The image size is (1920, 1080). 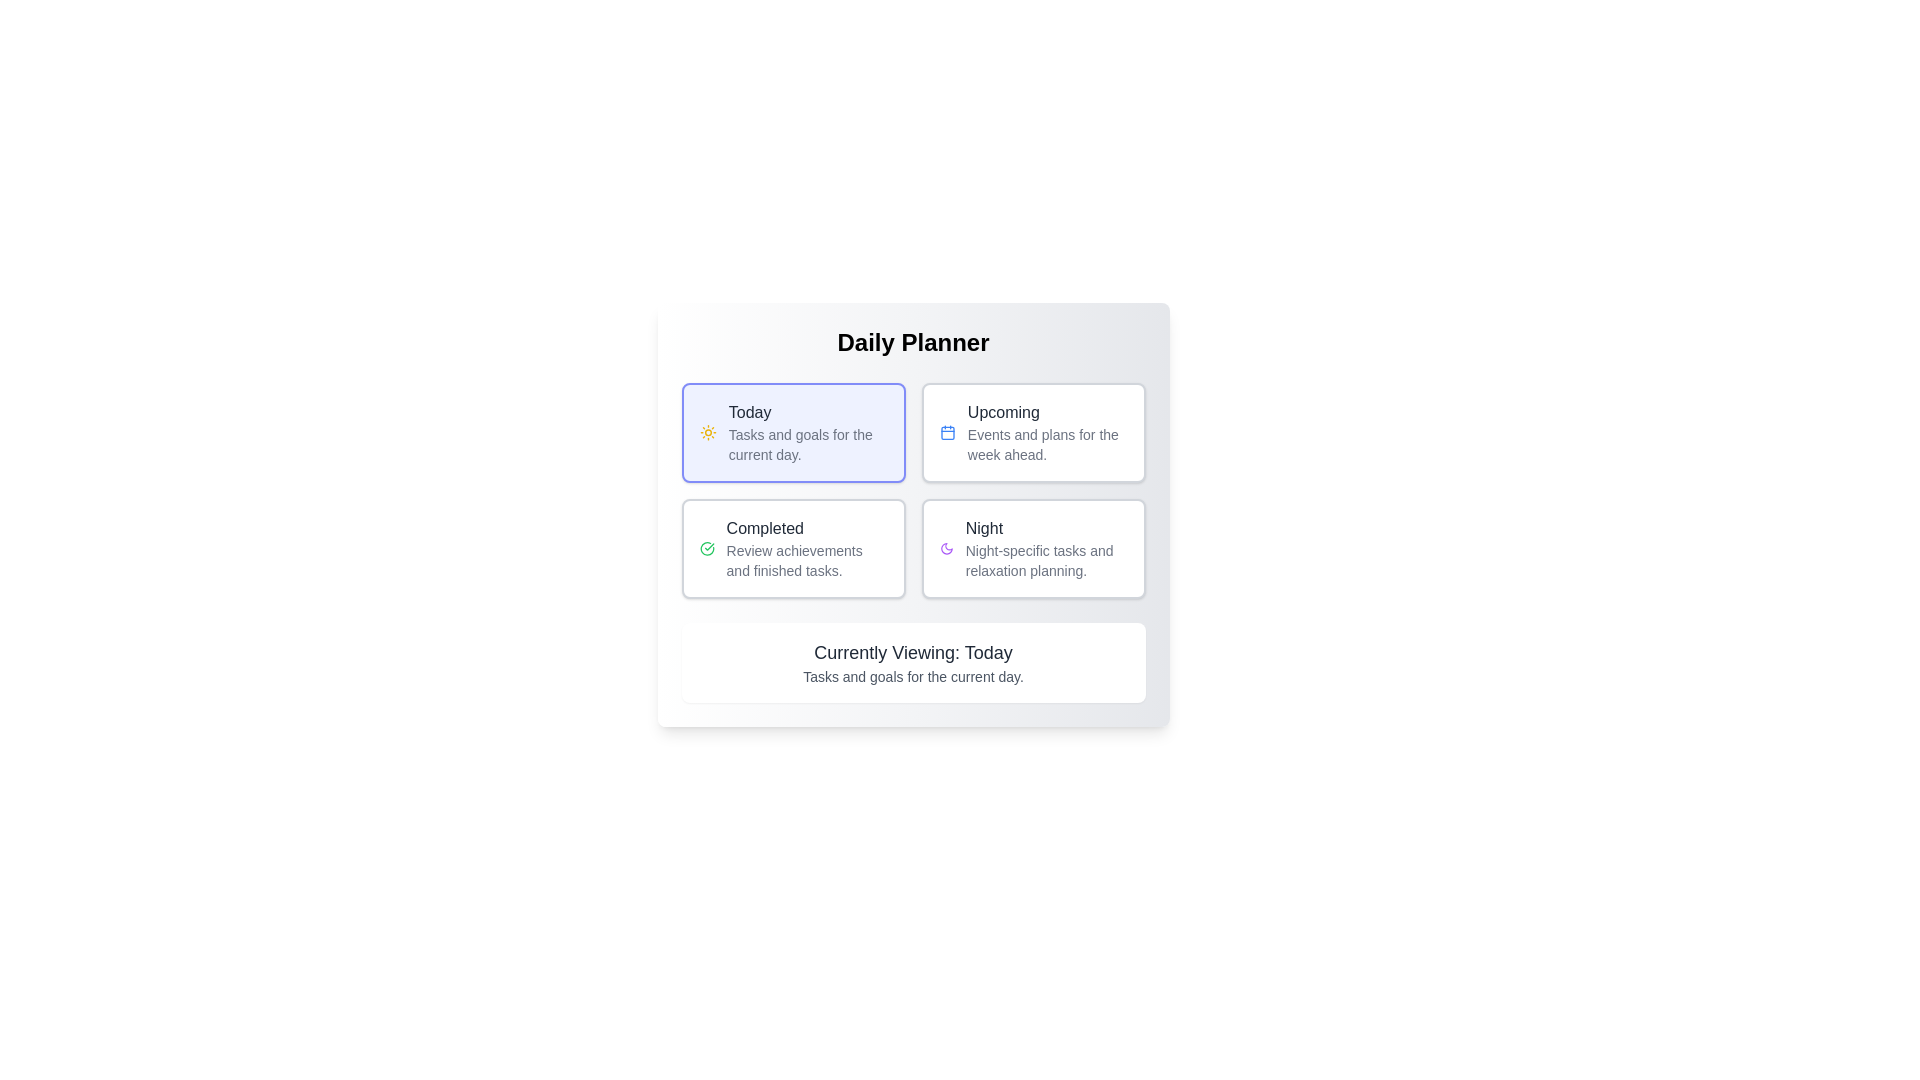 What do you see at coordinates (912, 676) in the screenshot?
I see `text label that displays 'Tasks and goals for the current day.' located at the bottom of the card titled 'Currently Viewing: Today' in the 'Daily Planner' interface` at bounding box center [912, 676].